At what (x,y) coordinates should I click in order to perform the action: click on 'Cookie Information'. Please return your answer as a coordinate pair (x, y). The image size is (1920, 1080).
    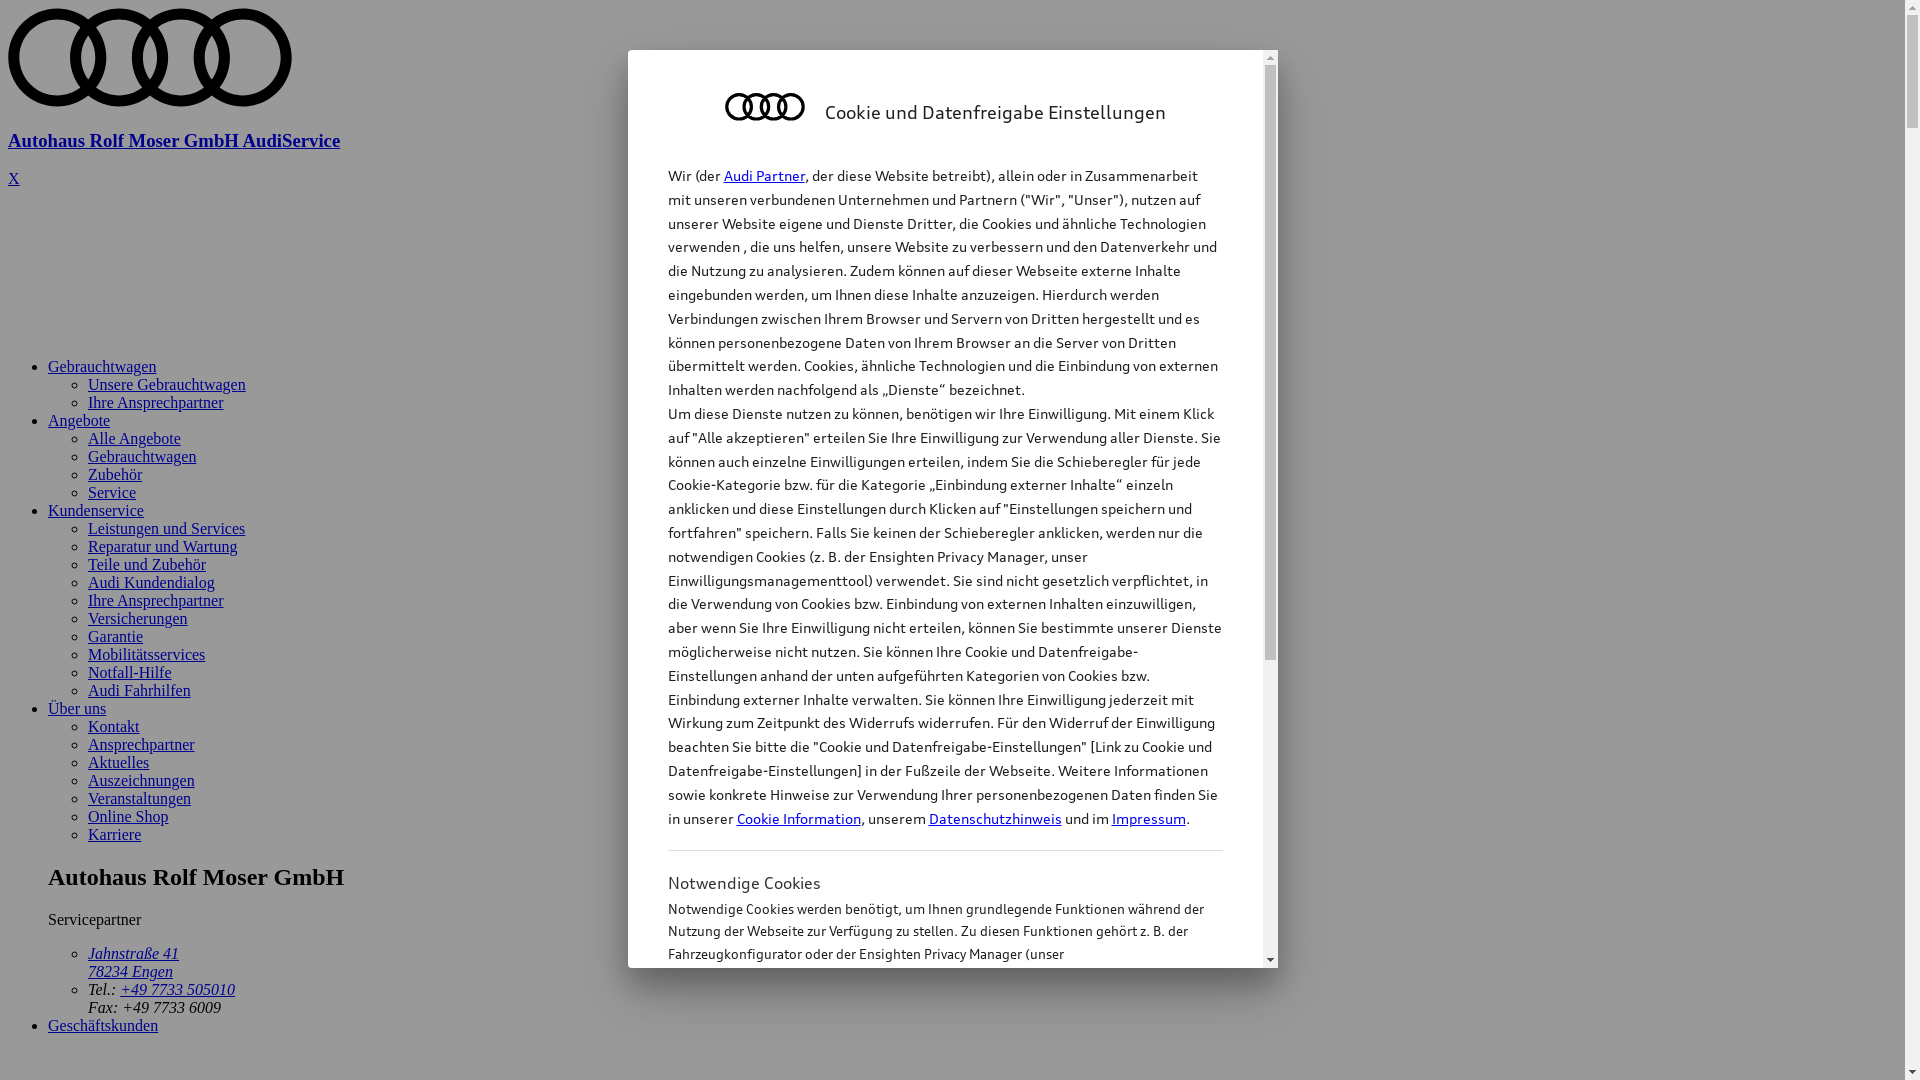
    Looking at the image, I should click on (796, 818).